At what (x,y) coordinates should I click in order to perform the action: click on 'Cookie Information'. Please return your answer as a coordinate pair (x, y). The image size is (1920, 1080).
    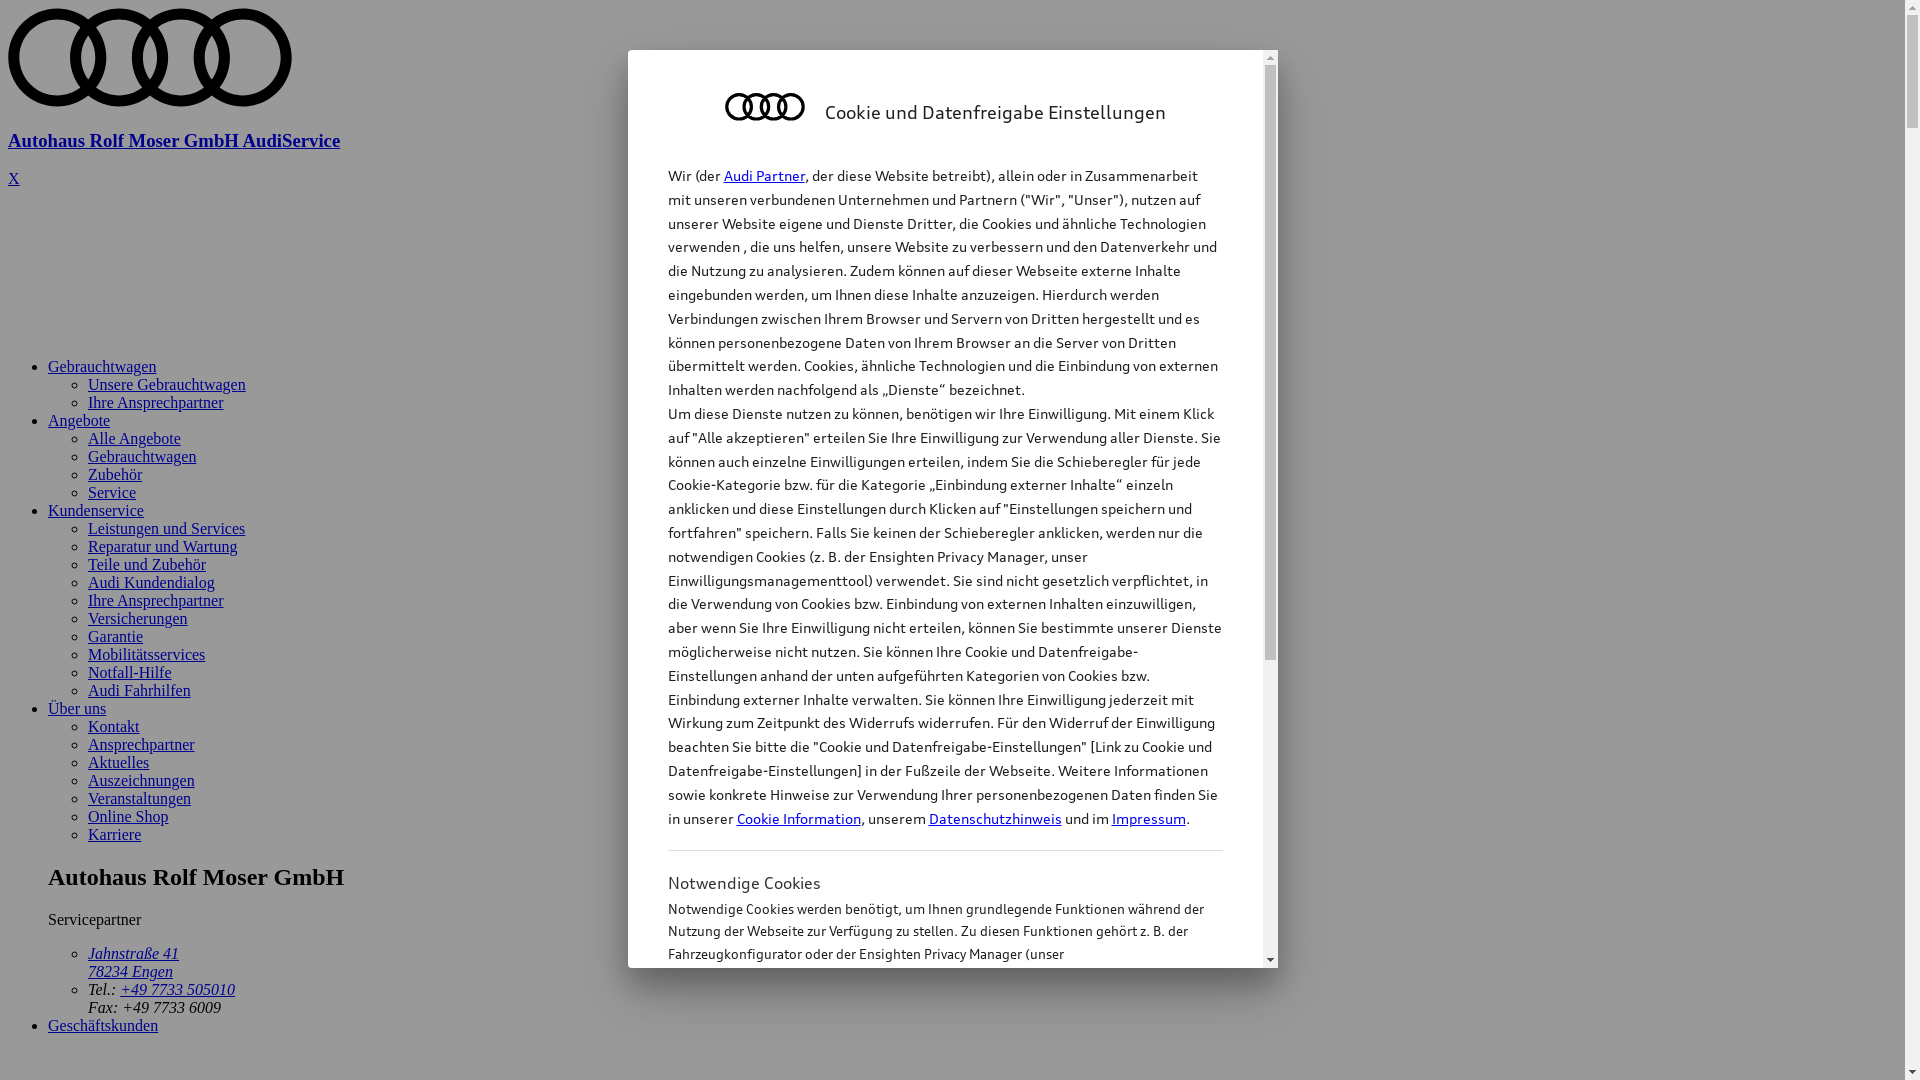
    Looking at the image, I should click on (796, 818).